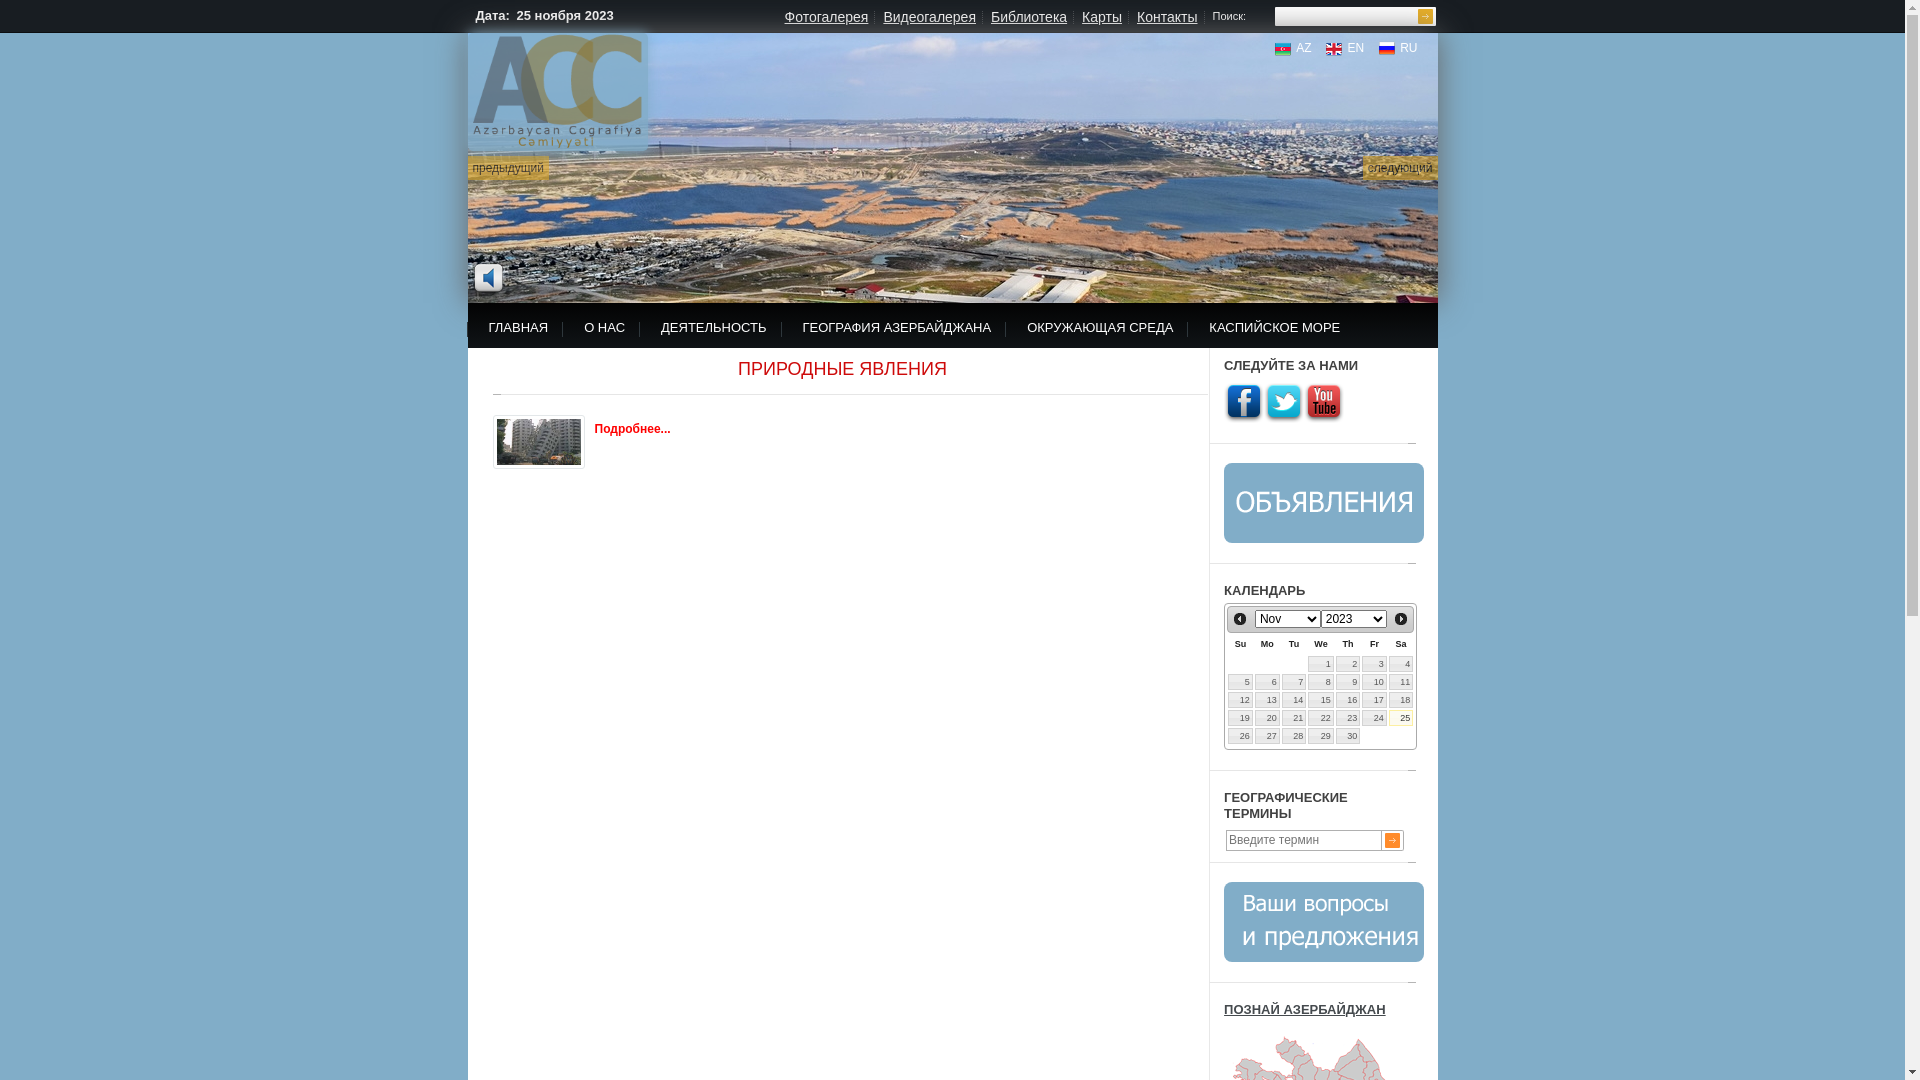 The height and width of the screenshot is (1080, 1920). I want to click on '17', so click(1372, 698).